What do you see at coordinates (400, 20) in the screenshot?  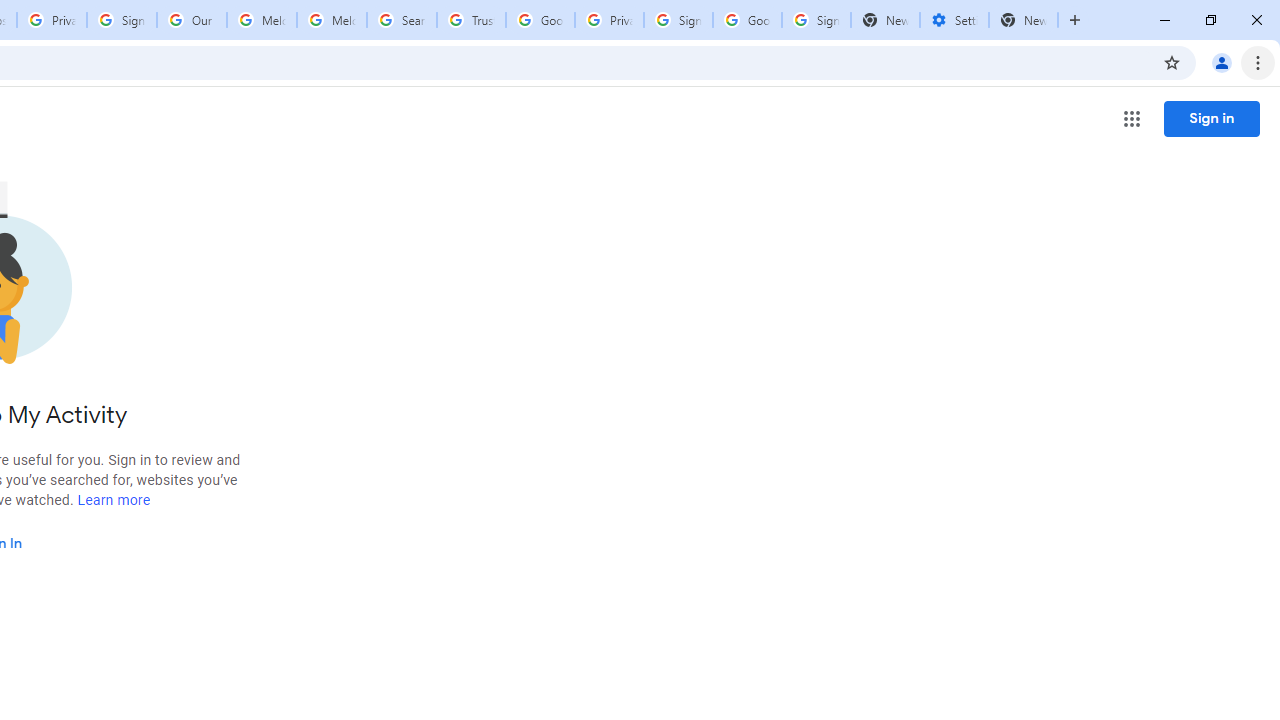 I see `'Search our Doodle Library Collection - Google Doodles'` at bounding box center [400, 20].